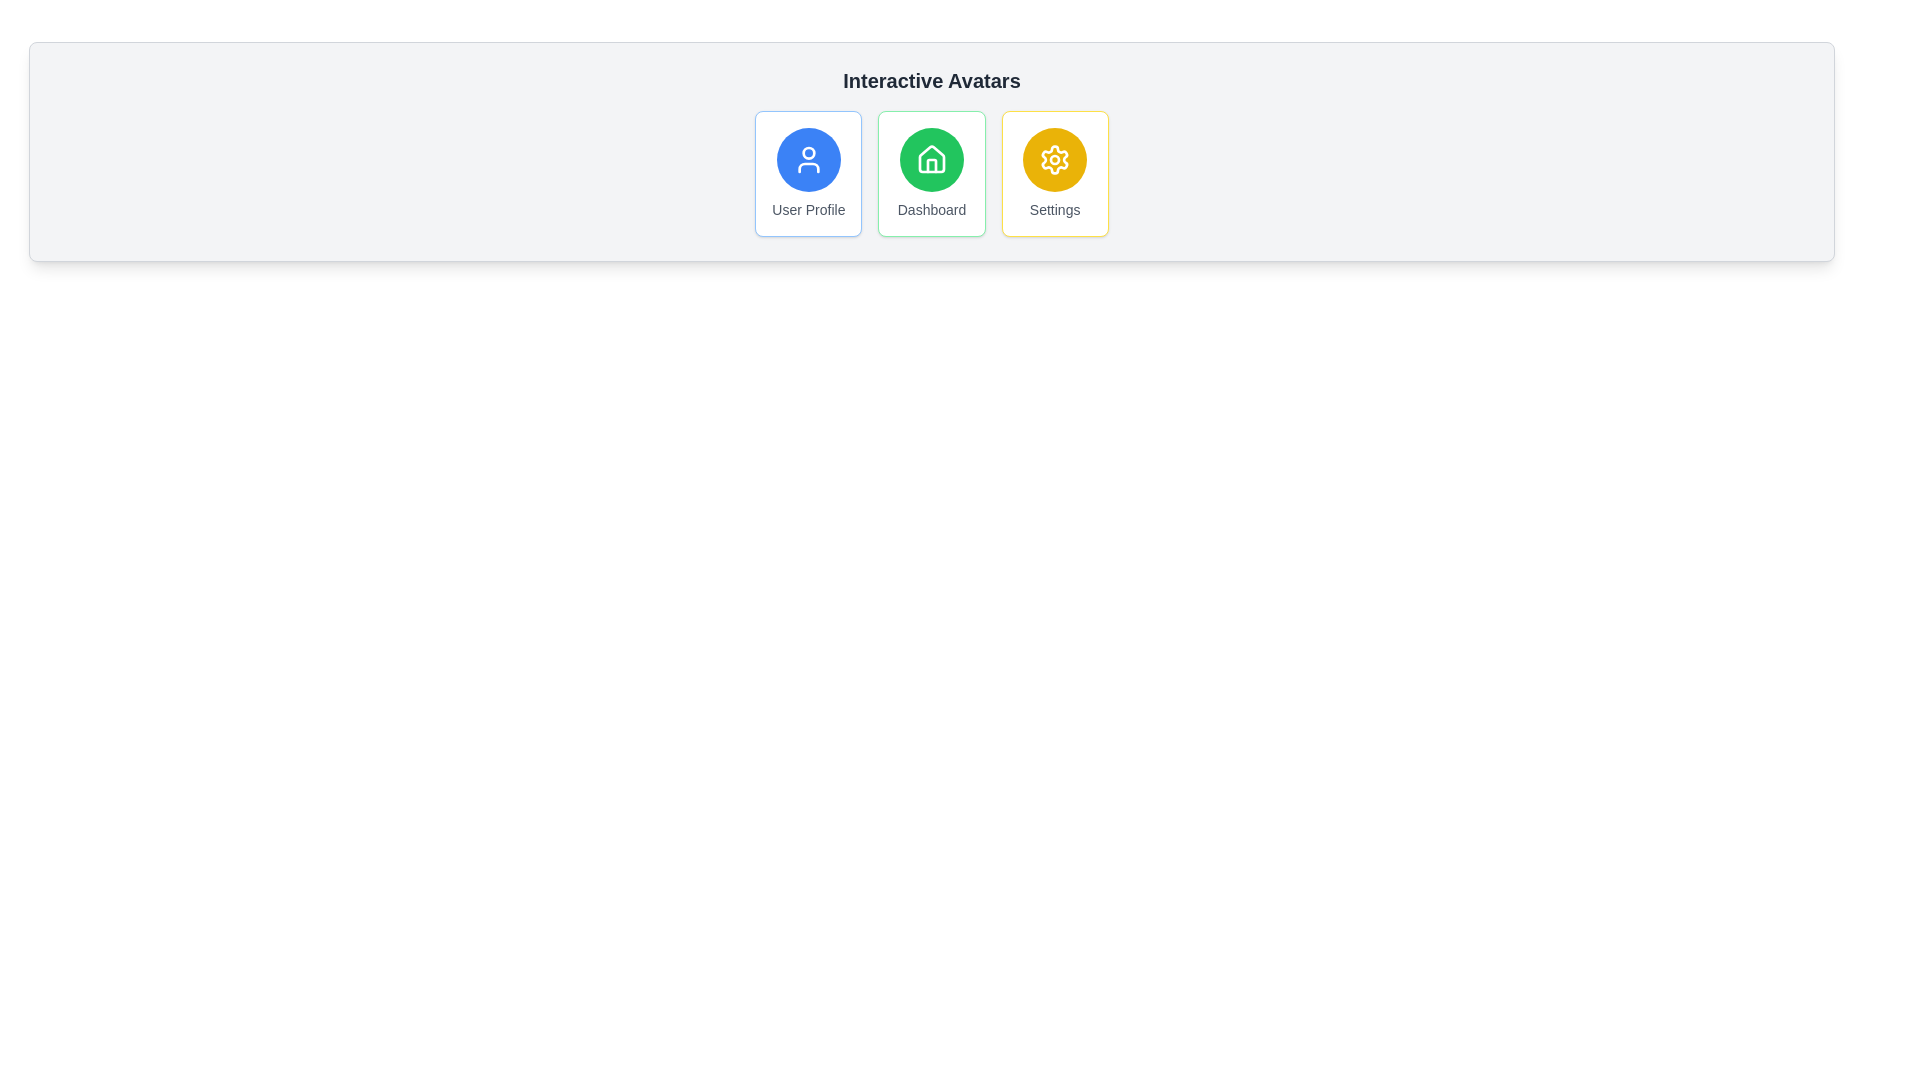 The width and height of the screenshot is (1920, 1080). I want to click on the second card in a group of three, which features a green circular icon with a white house symbol and the text 'Dashboard', so click(930, 172).